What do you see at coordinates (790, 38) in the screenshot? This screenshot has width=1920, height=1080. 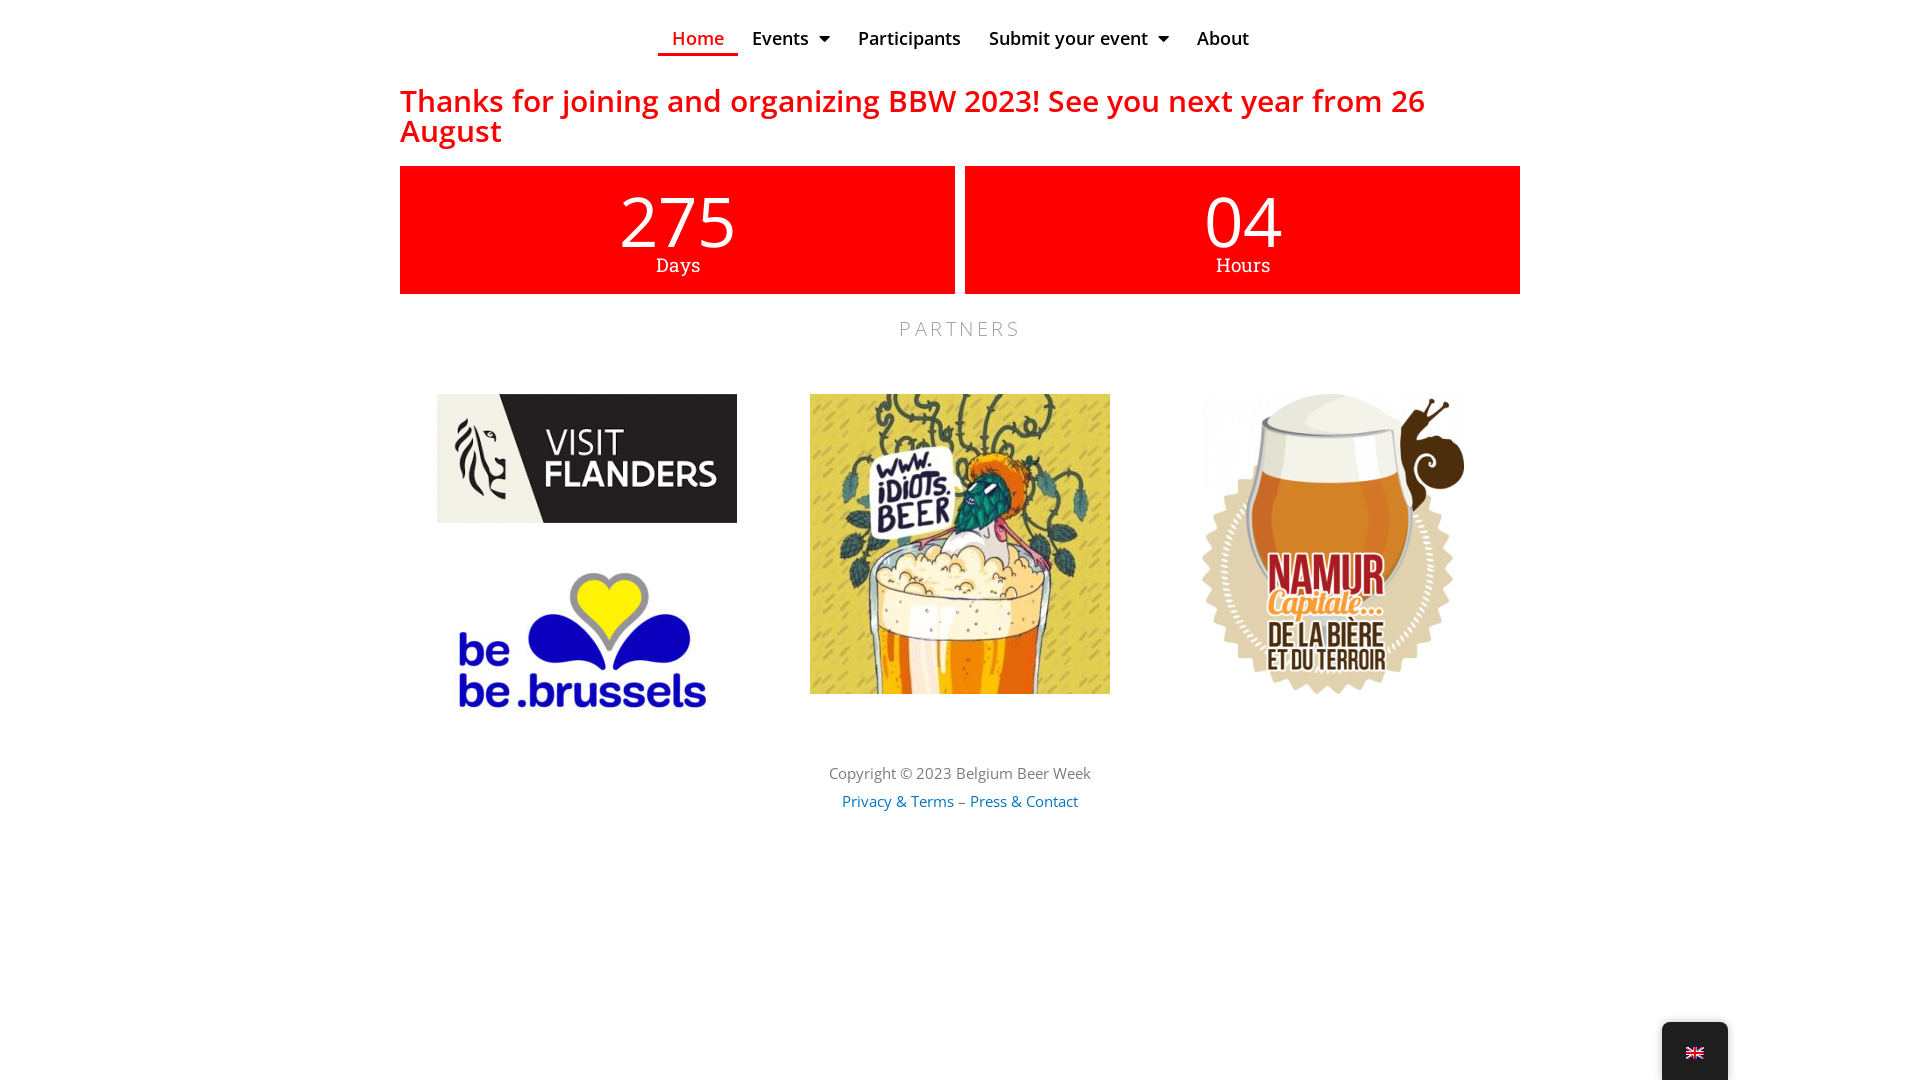 I see `'Events'` at bounding box center [790, 38].